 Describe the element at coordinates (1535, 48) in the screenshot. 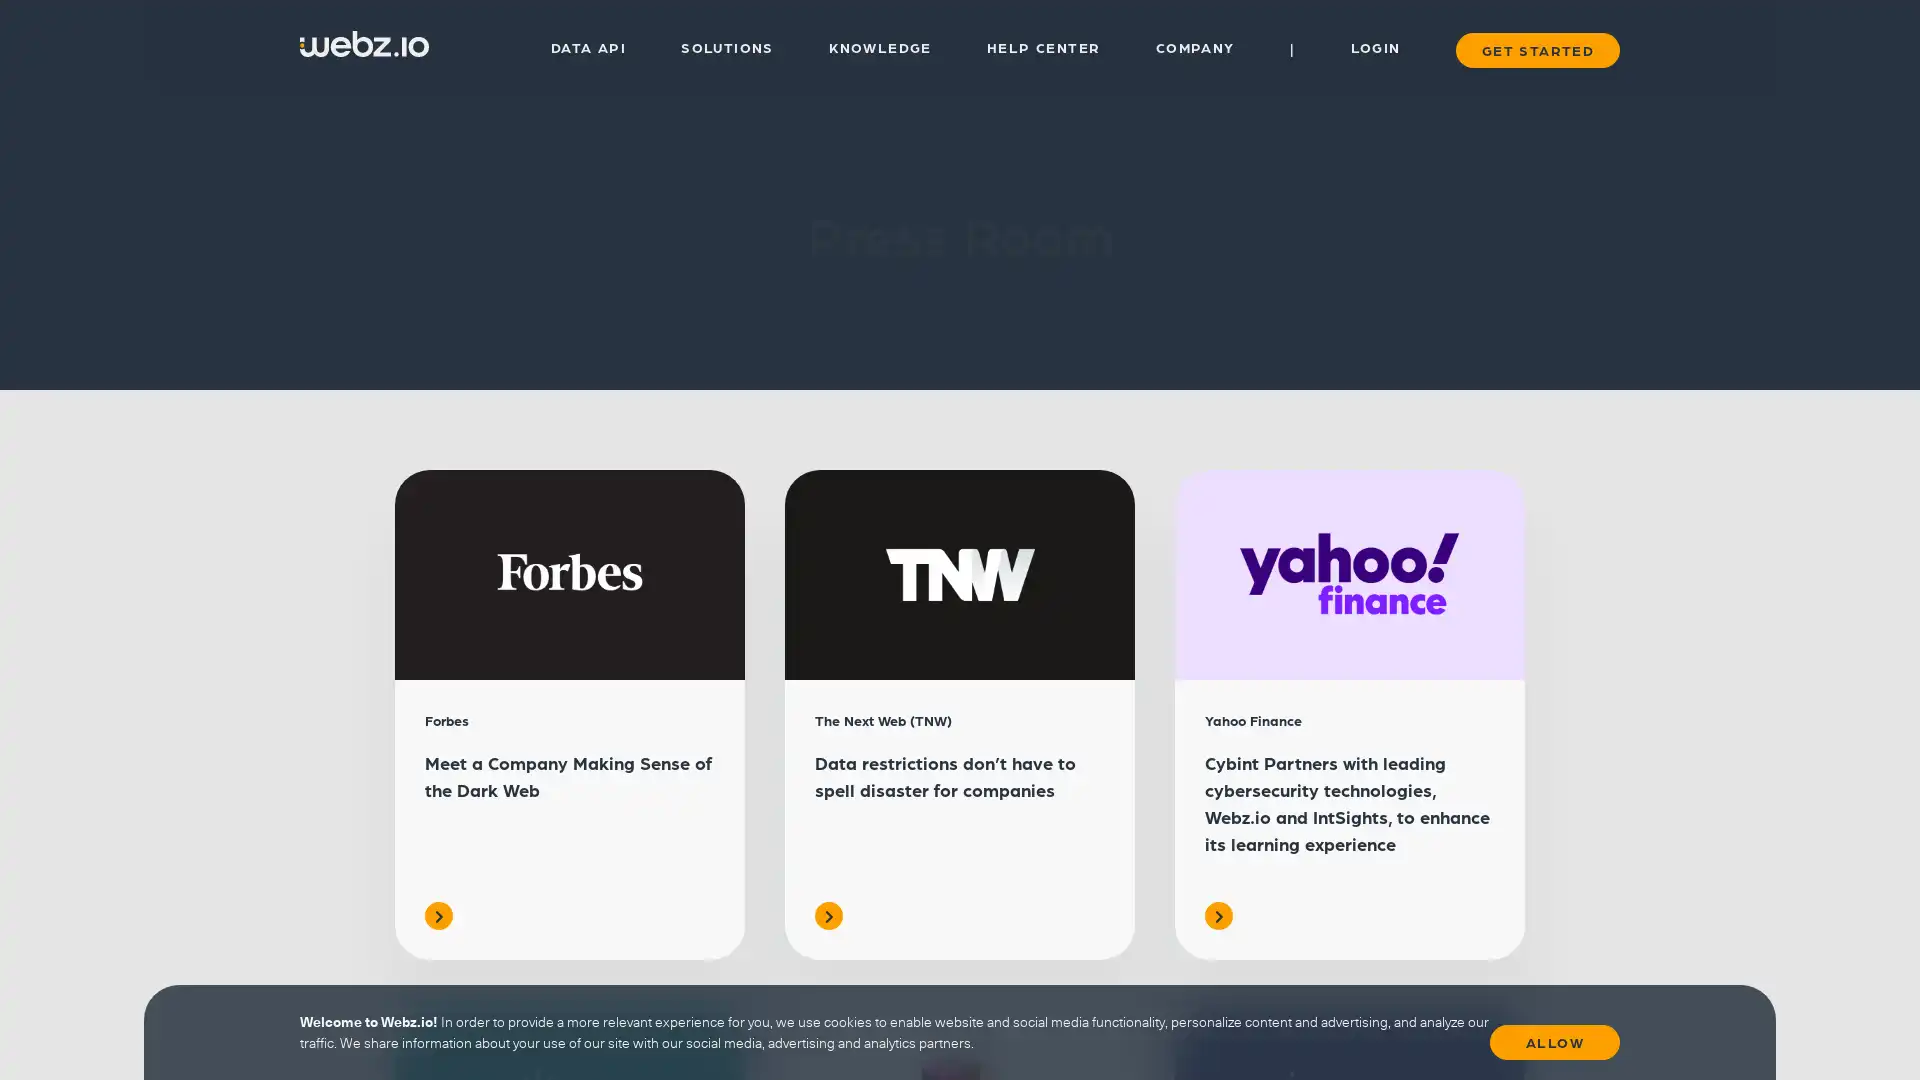

I see `GET STARTED` at that location.